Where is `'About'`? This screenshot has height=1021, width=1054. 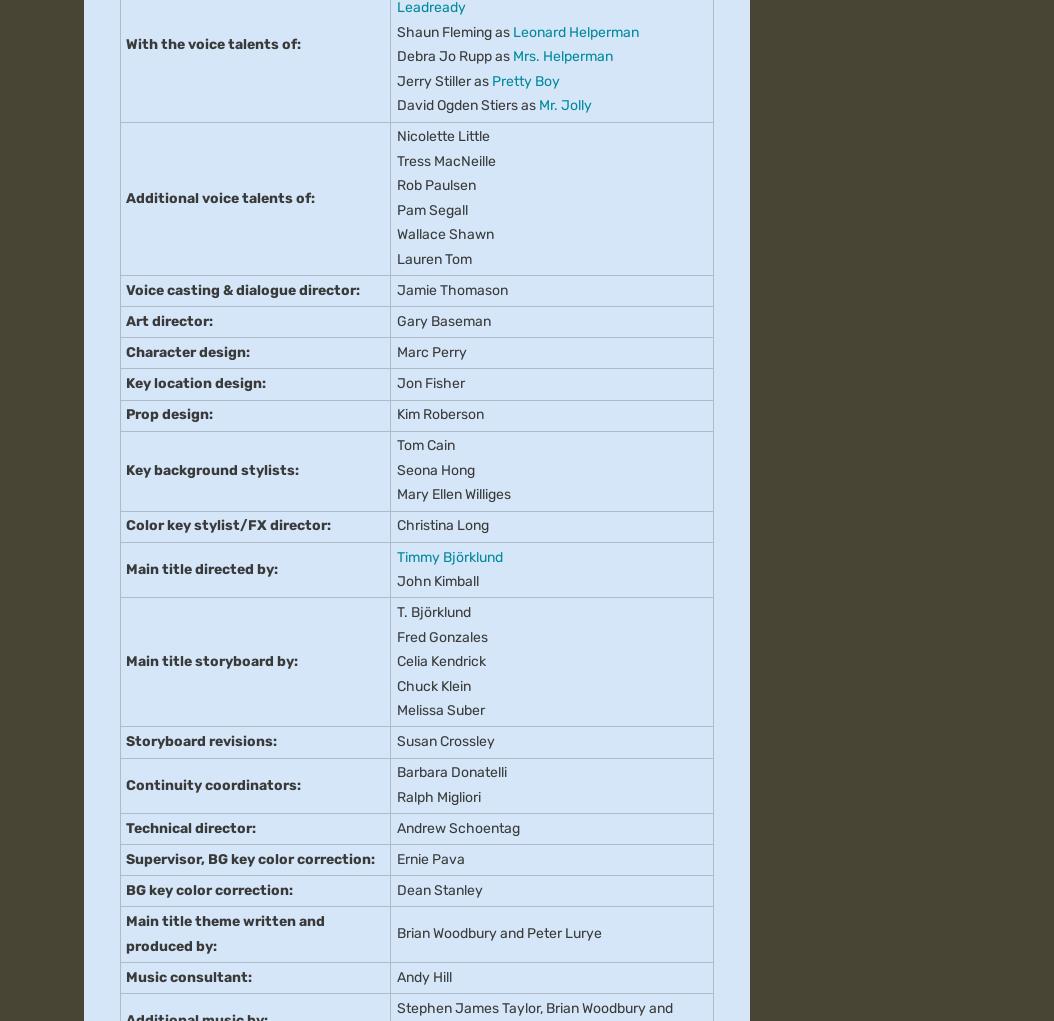
'About' is located at coordinates (83, 188).